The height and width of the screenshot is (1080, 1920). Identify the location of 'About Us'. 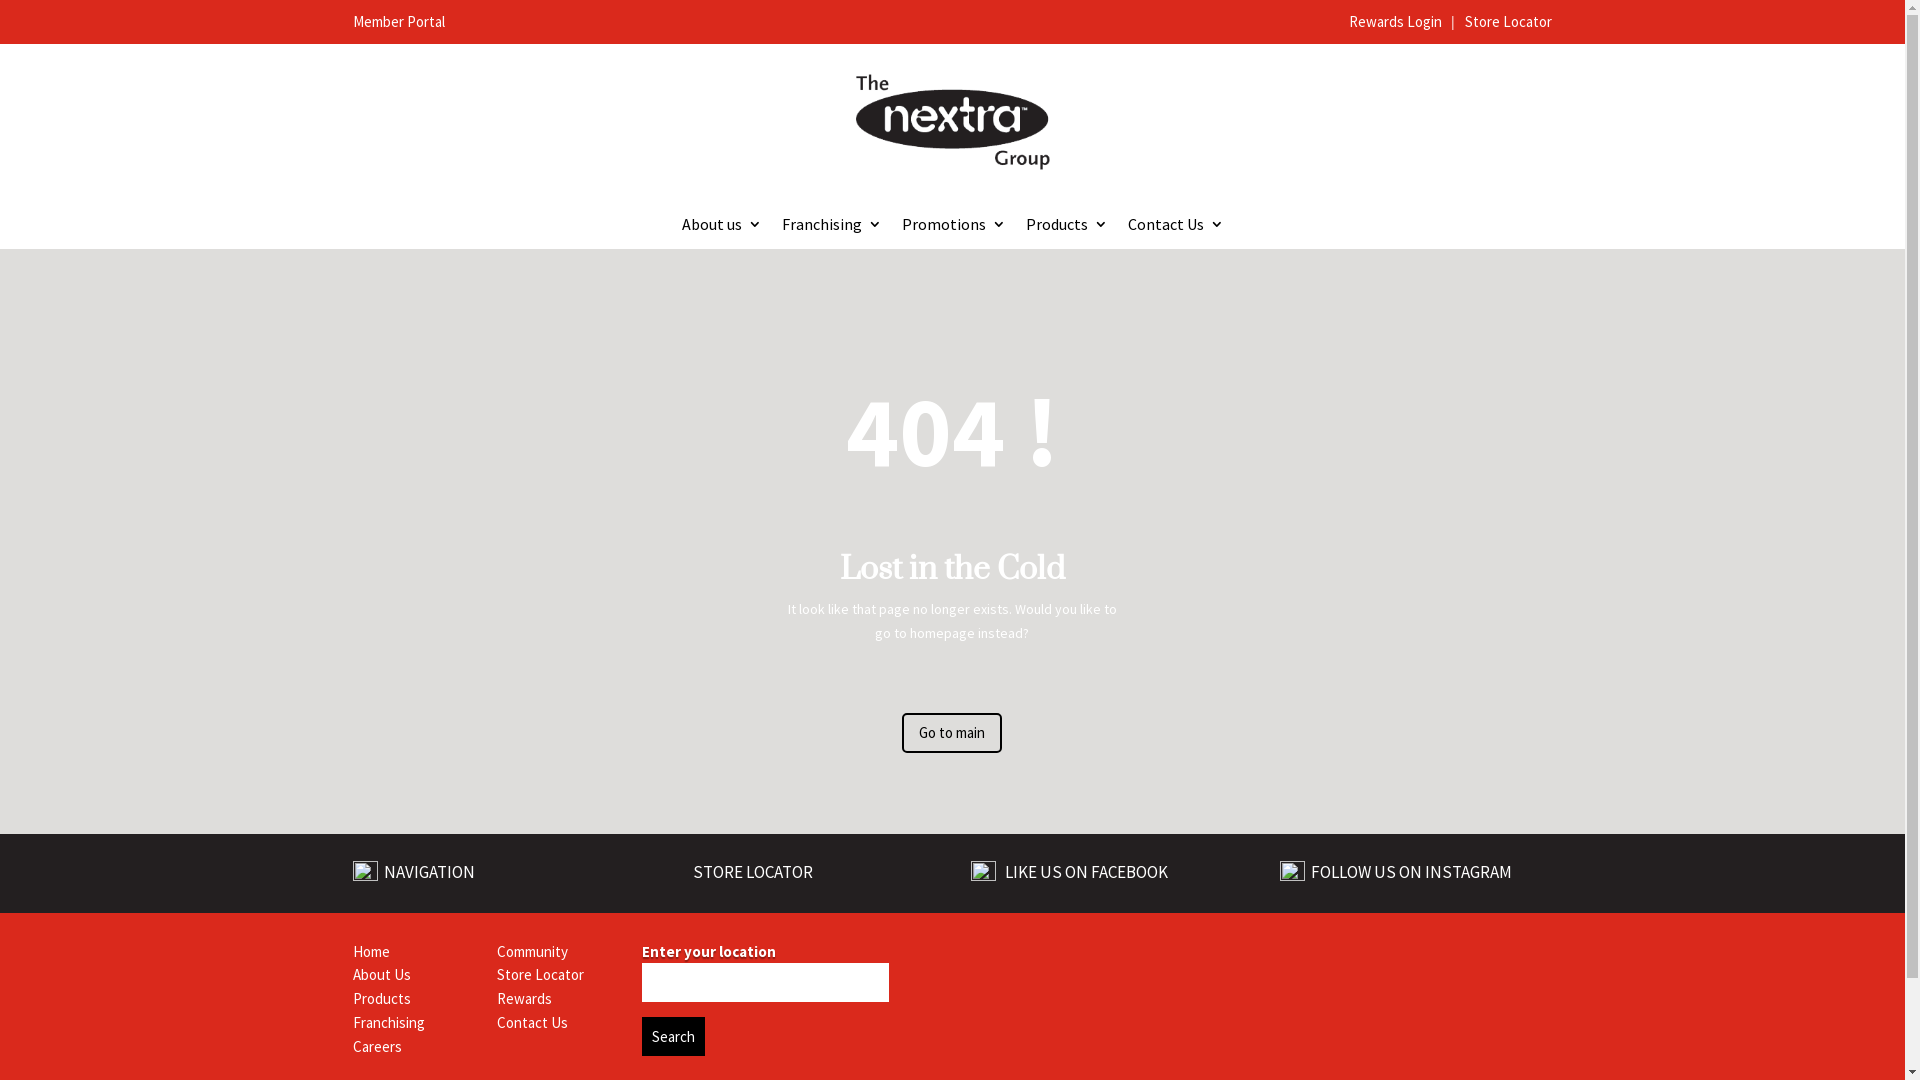
(351, 973).